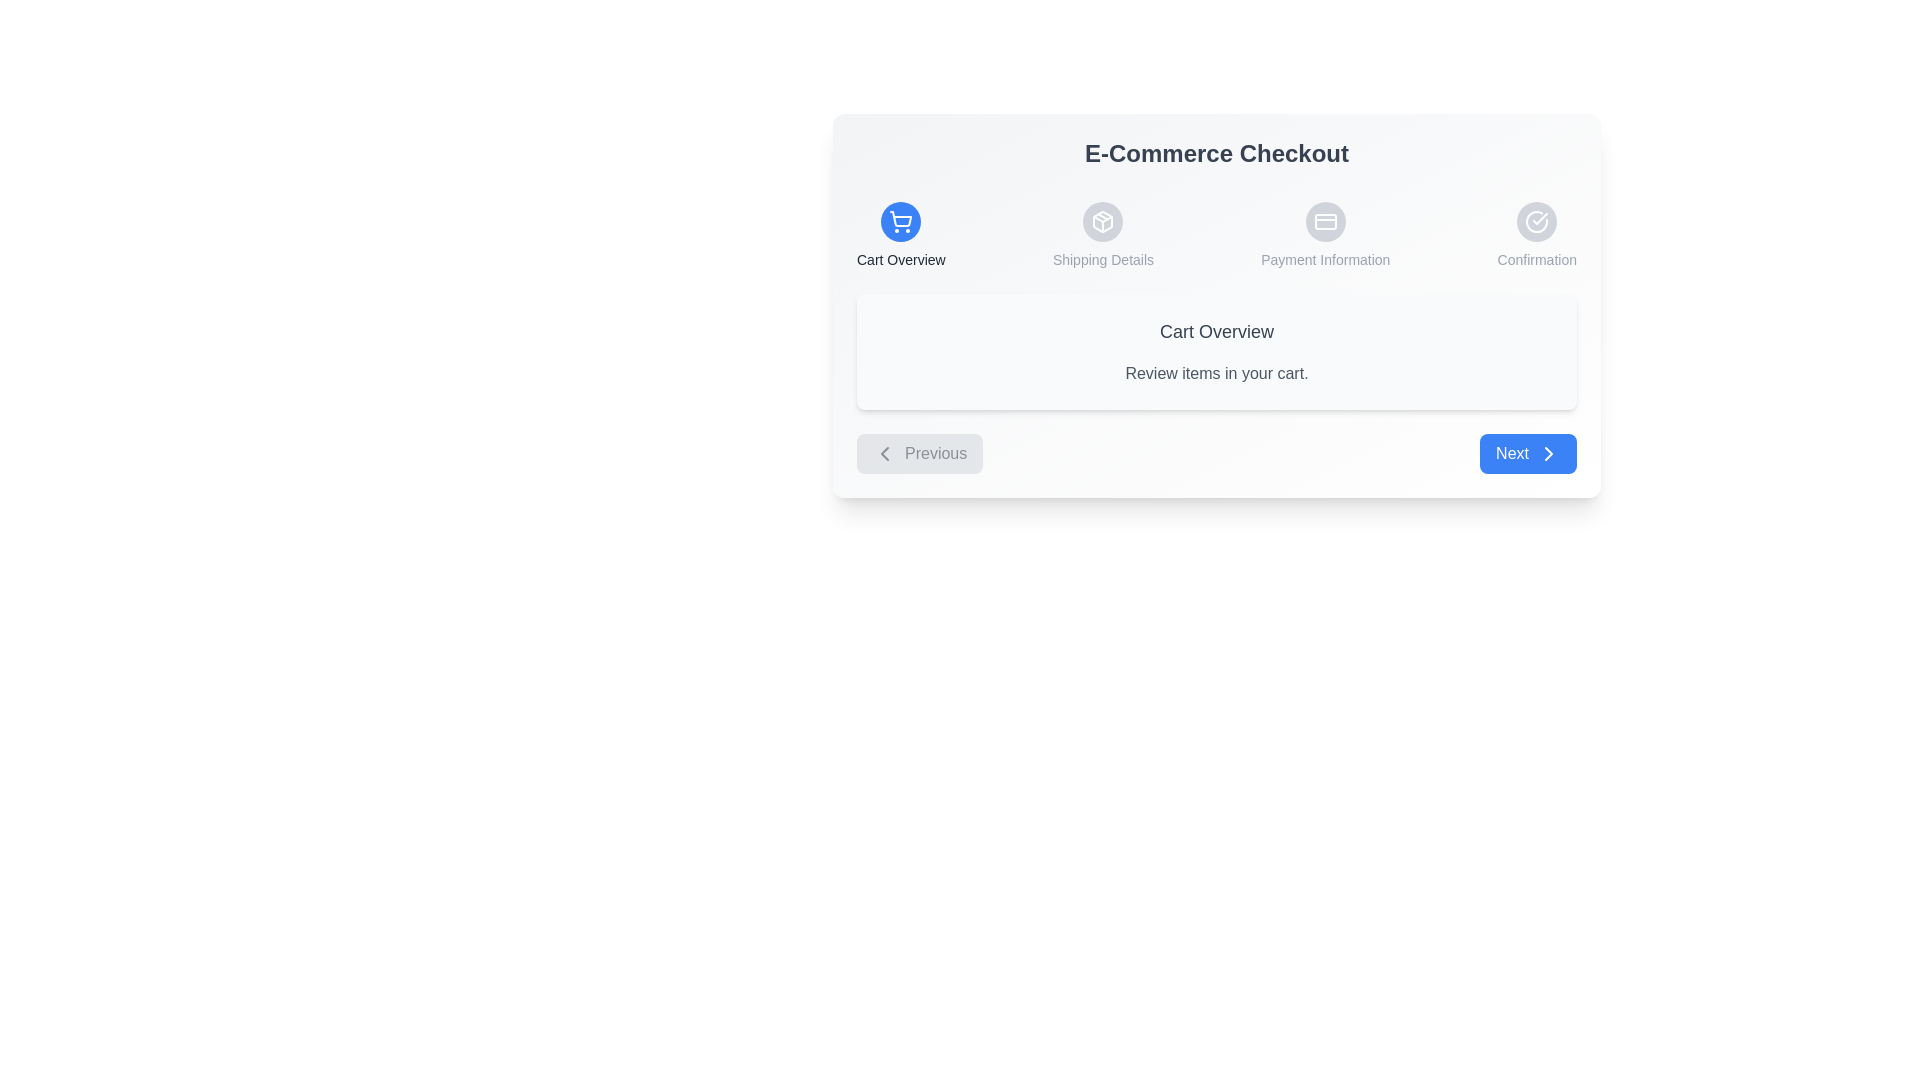  Describe the element at coordinates (1102, 258) in the screenshot. I see `the text label reading 'Shipping Details'` at that location.